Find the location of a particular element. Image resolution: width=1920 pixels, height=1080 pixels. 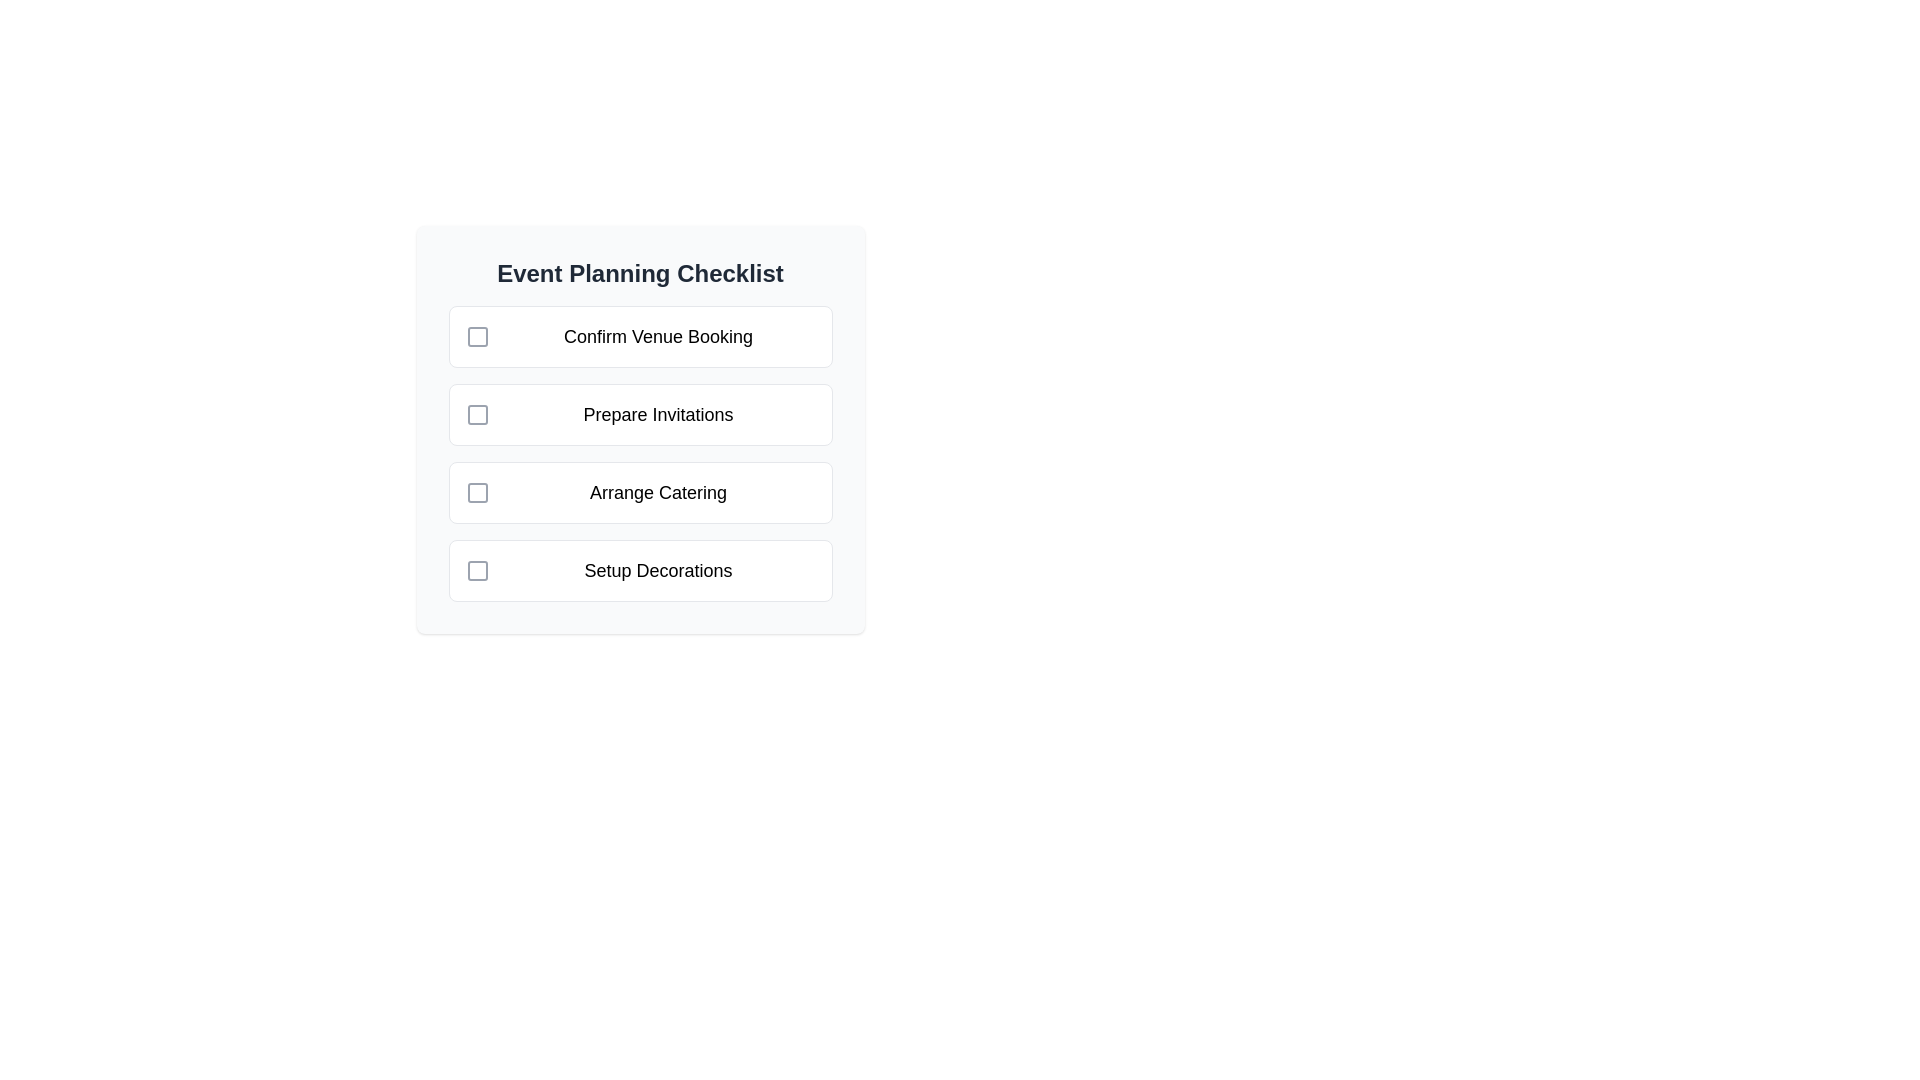

the text label indicating the task 'Prepare Invitations', which is the second item in the checklist, located between 'Confirm Venue Booking' and 'Arrange Catering' is located at coordinates (658, 414).